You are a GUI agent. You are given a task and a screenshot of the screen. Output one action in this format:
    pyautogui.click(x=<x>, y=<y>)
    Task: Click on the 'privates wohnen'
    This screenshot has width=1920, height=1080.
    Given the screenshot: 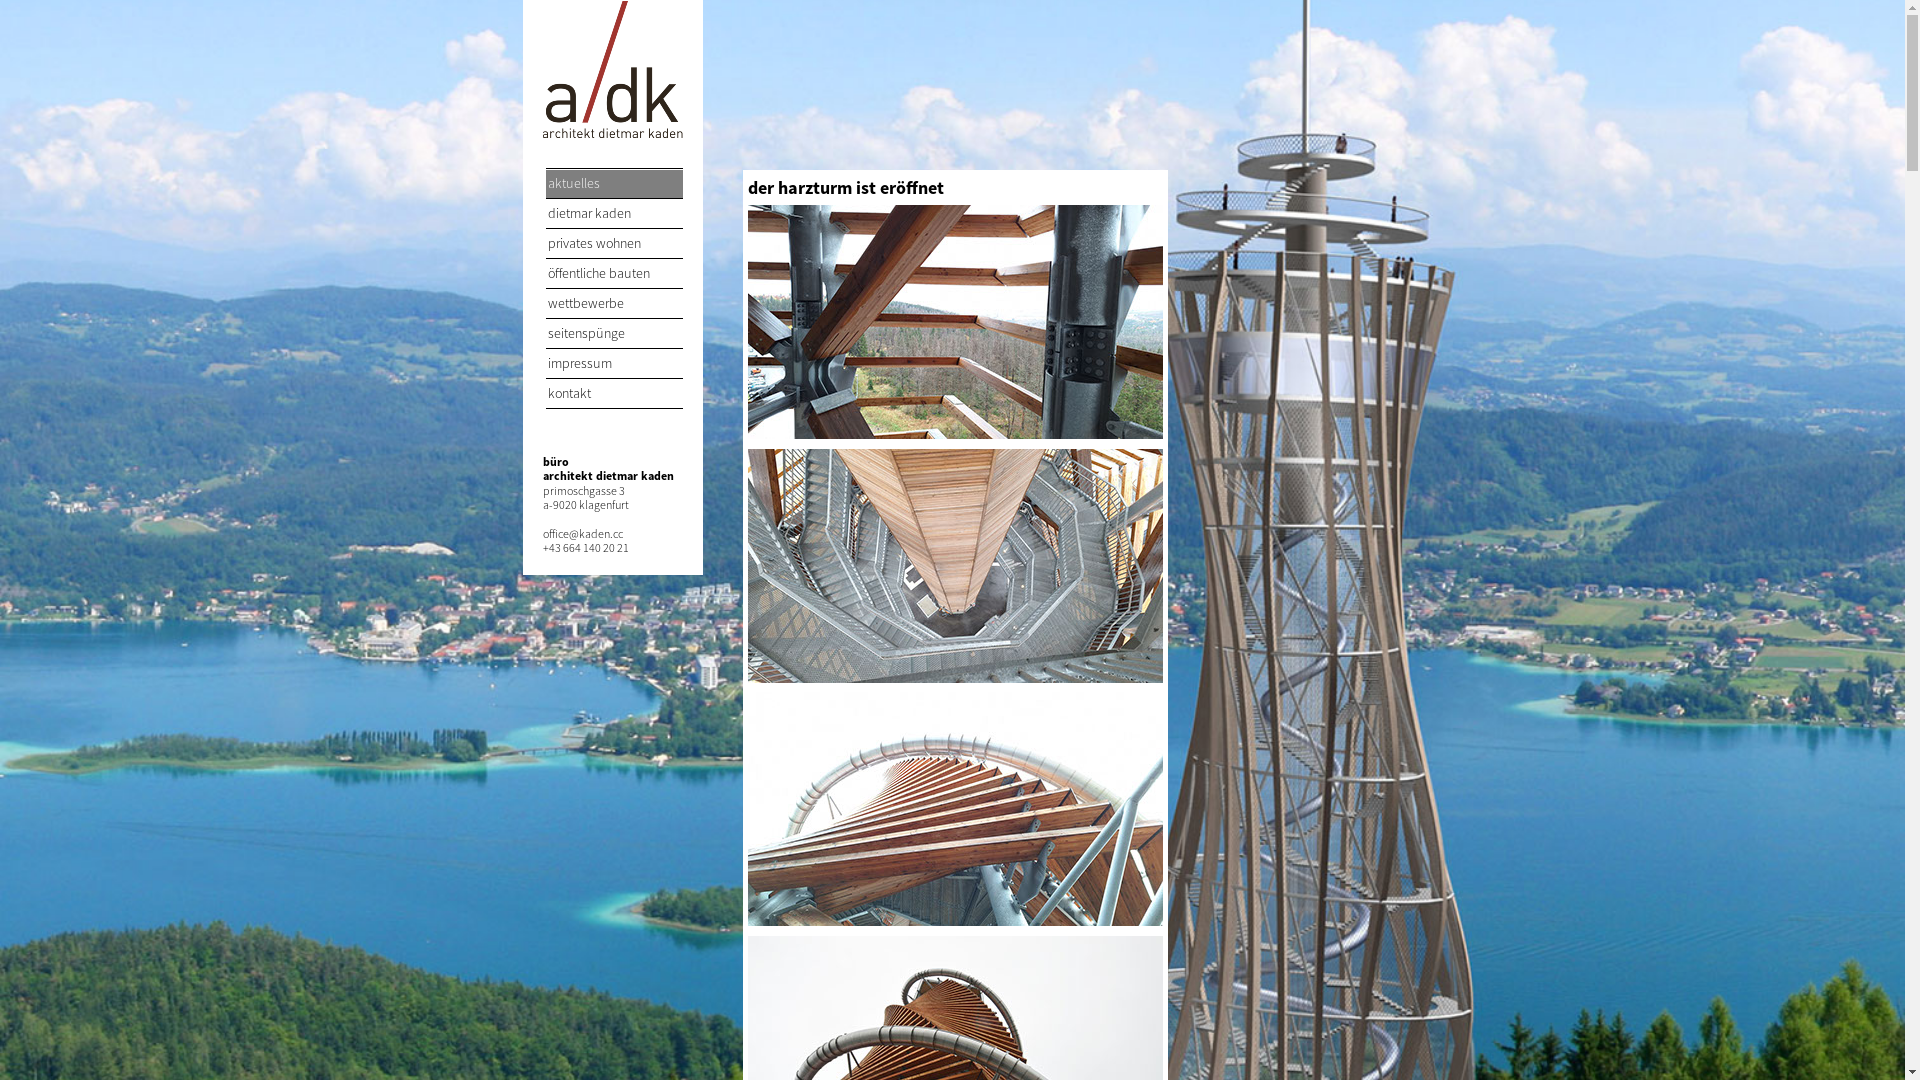 What is the action you would take?
    pyautogui.click(x=613, y=243)
    